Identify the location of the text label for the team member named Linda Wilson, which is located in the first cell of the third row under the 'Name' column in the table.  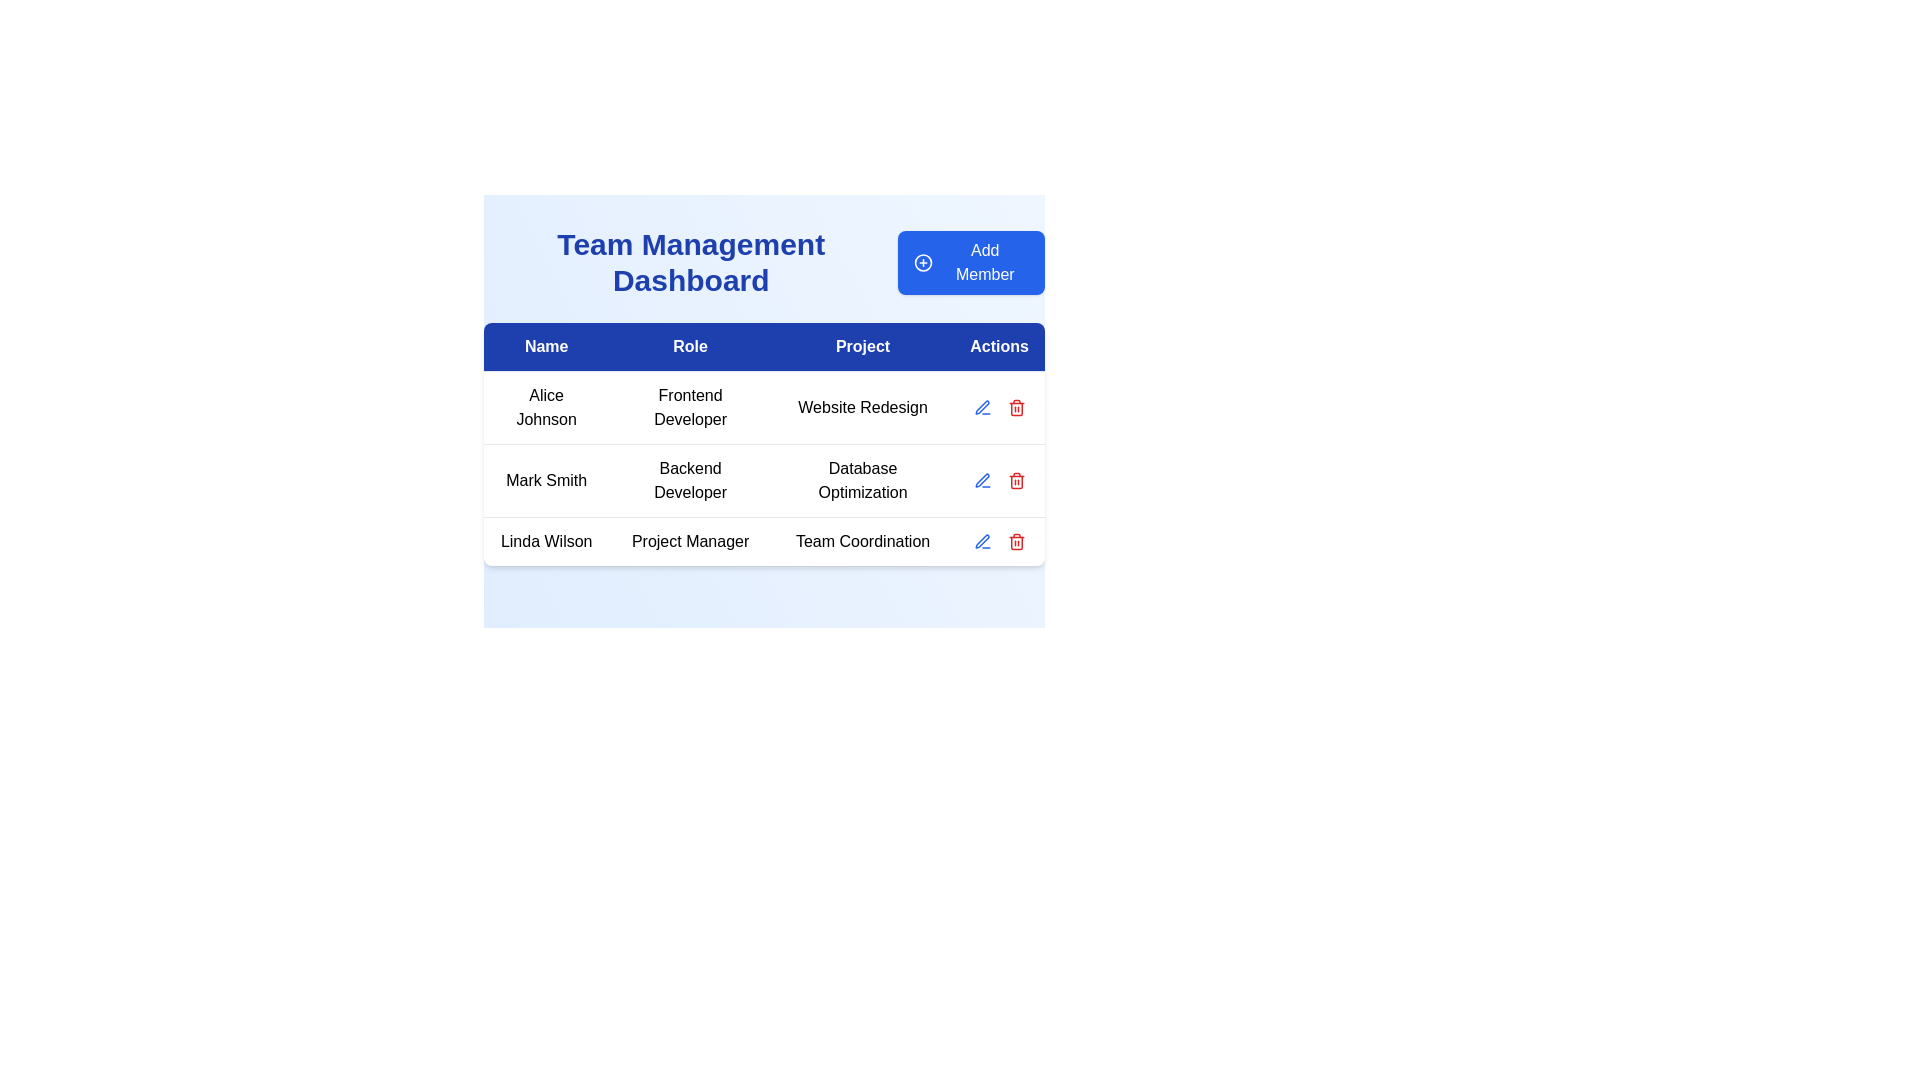
(546, 541).